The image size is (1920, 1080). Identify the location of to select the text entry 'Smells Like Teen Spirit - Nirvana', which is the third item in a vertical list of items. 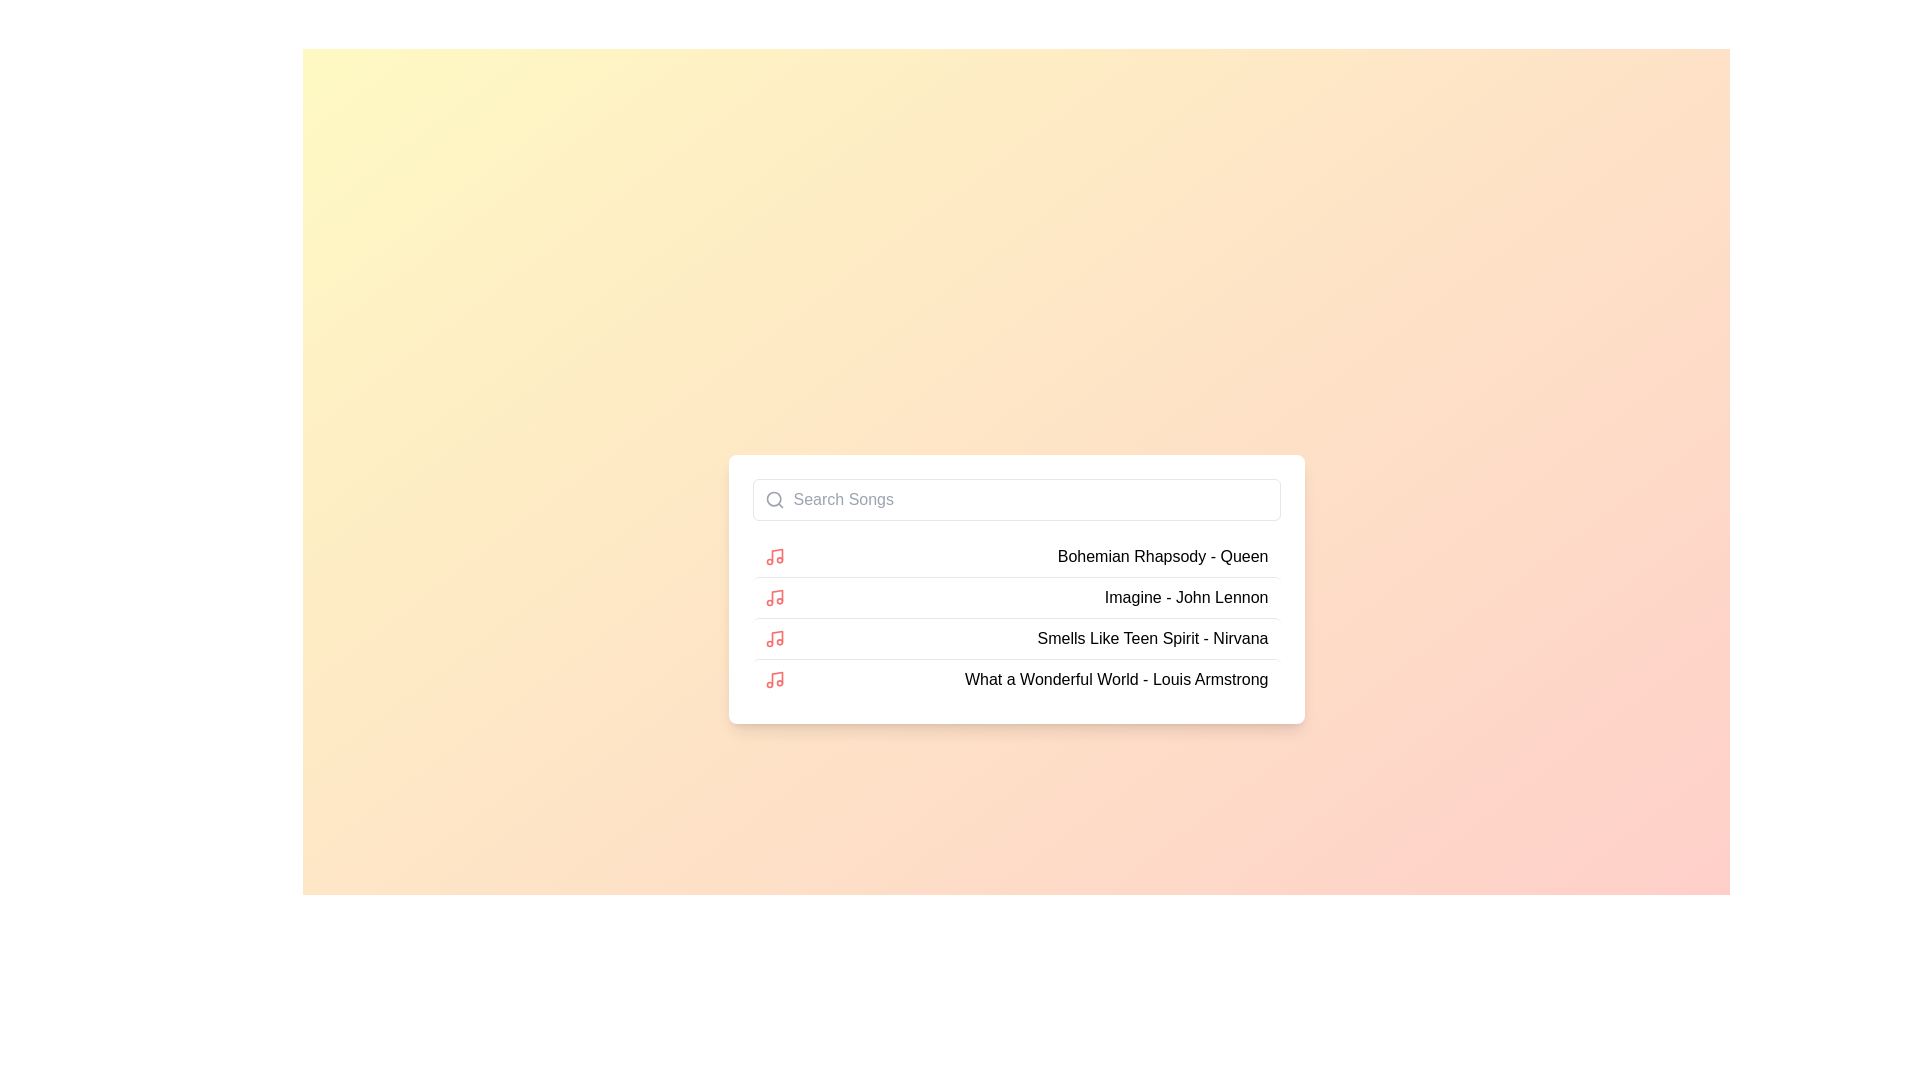
(1152, 638).